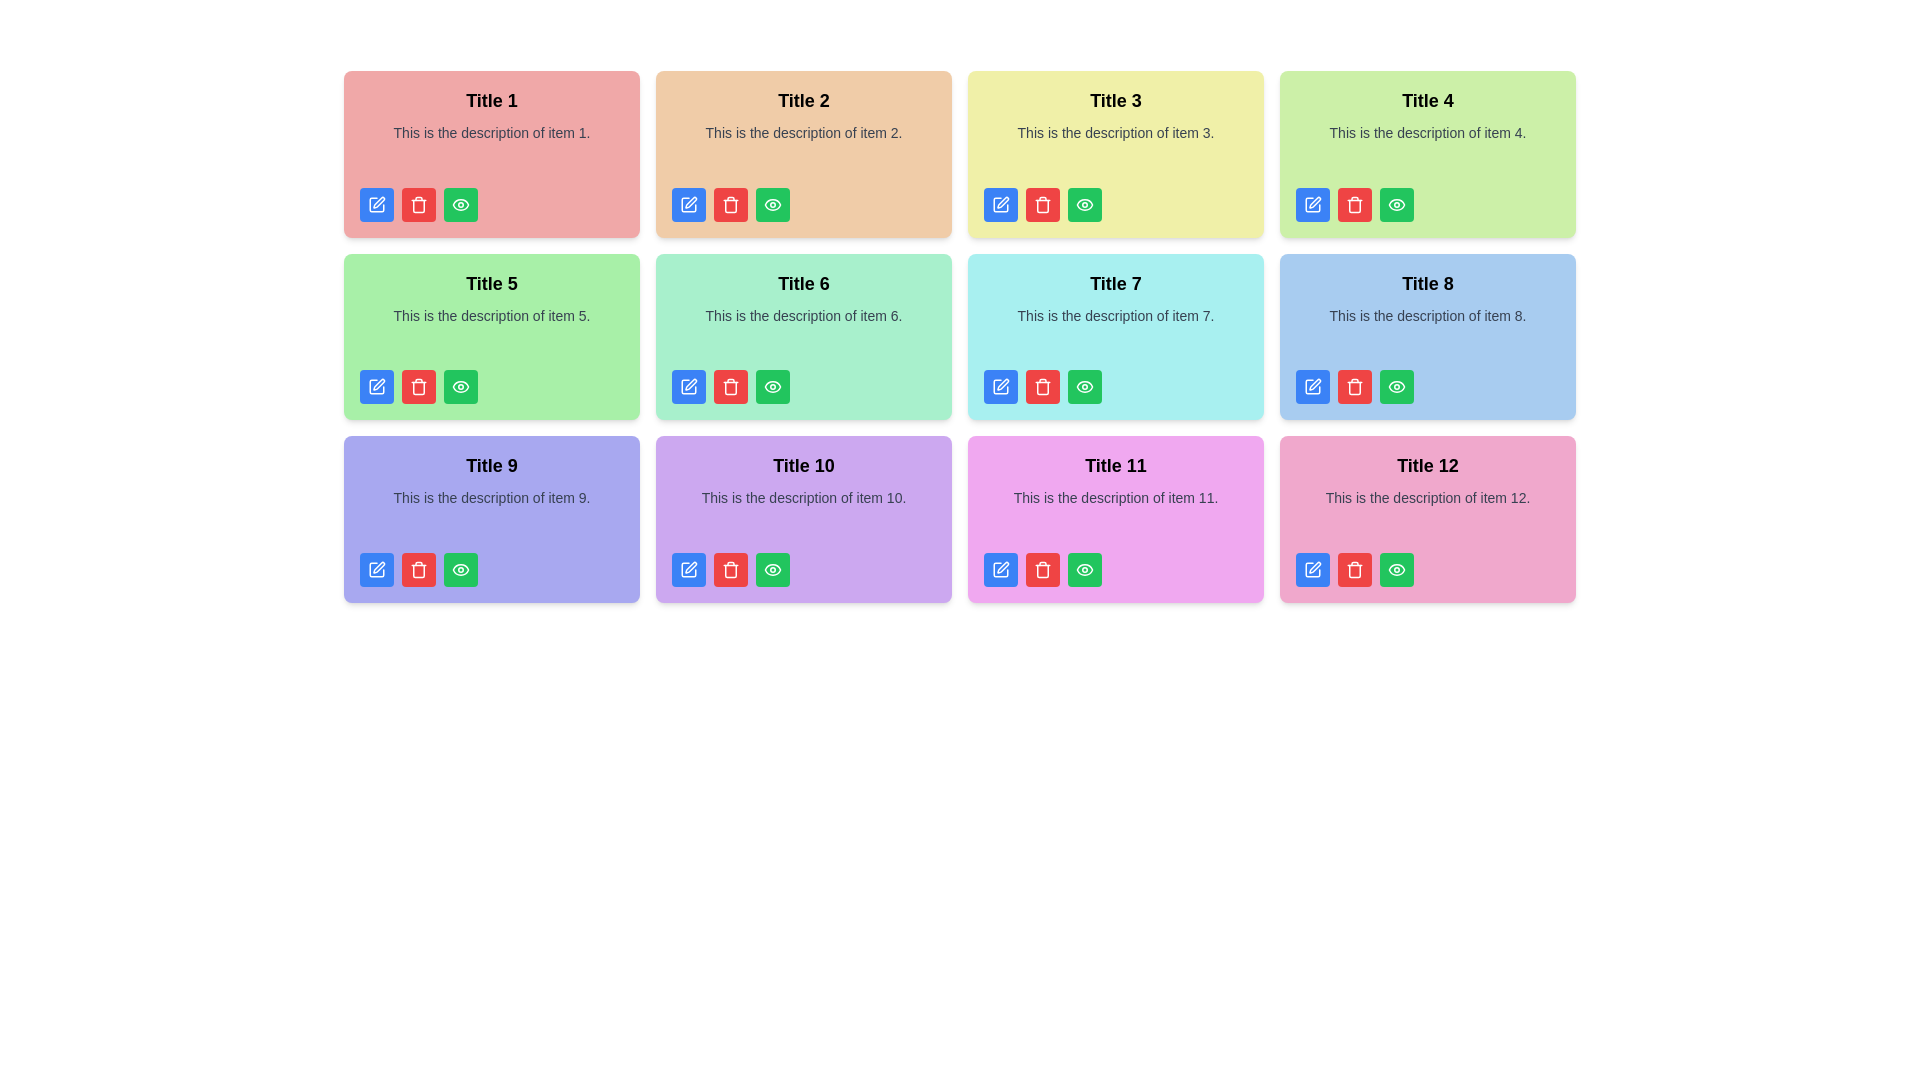 The image size is (1920, 1080). I want to click on one of the interactive buttons in the horizontal section of the purple card labeled 'Title 9', located in the bottom part of the card, so click(491, 569).